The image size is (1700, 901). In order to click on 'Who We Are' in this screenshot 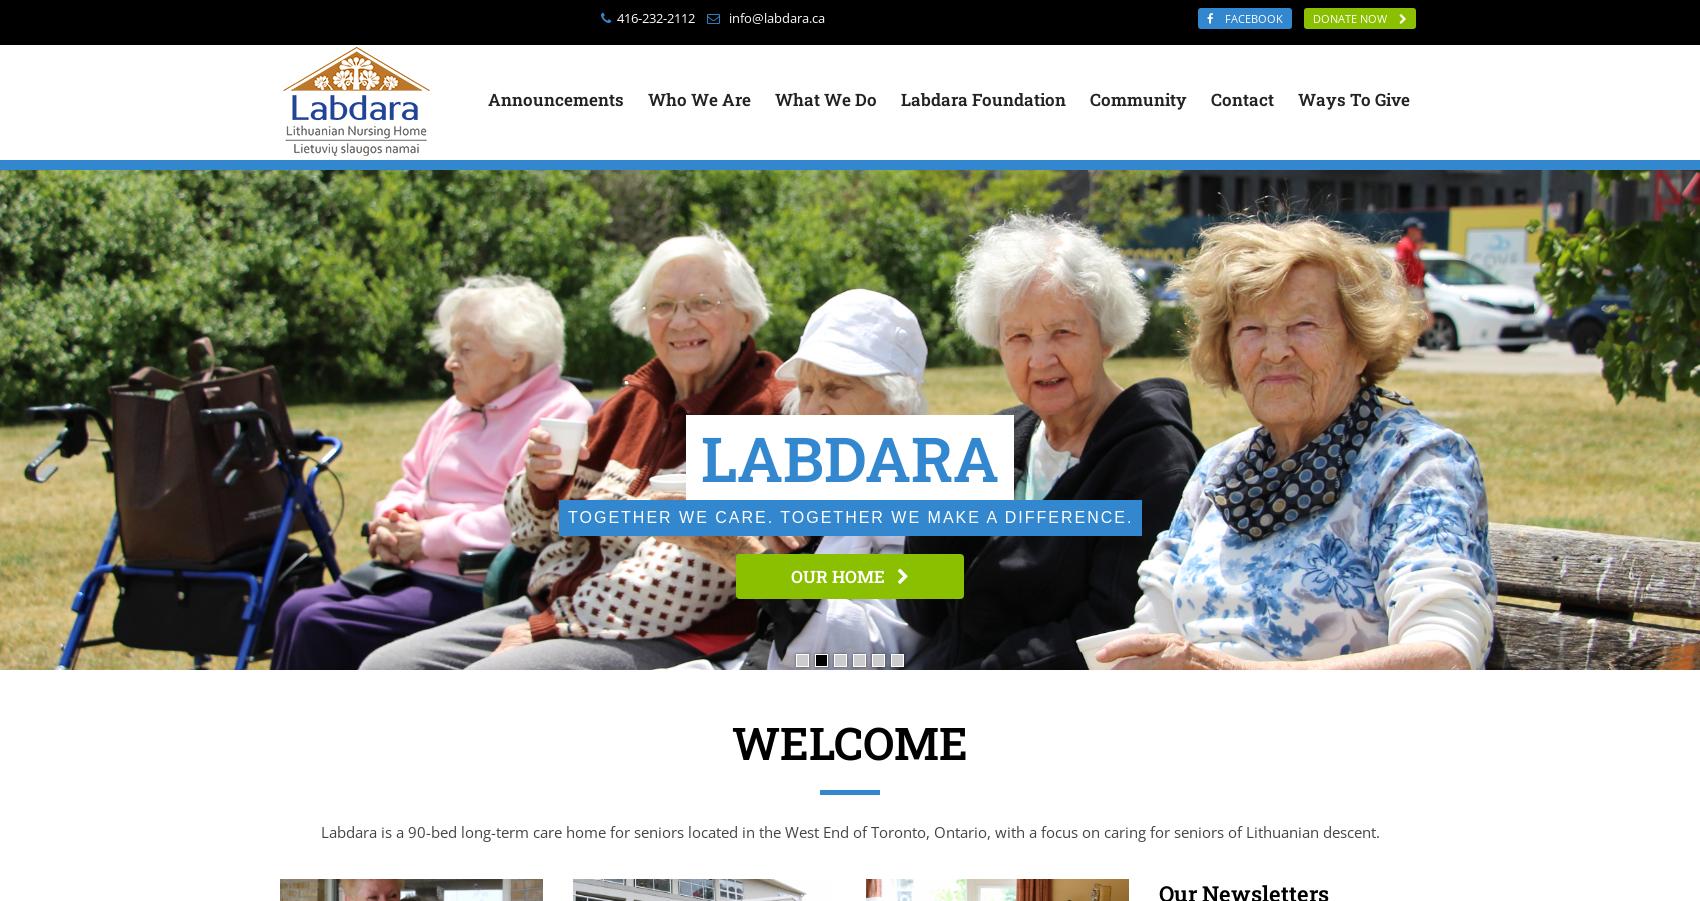, I will do `click(699, 99)`.